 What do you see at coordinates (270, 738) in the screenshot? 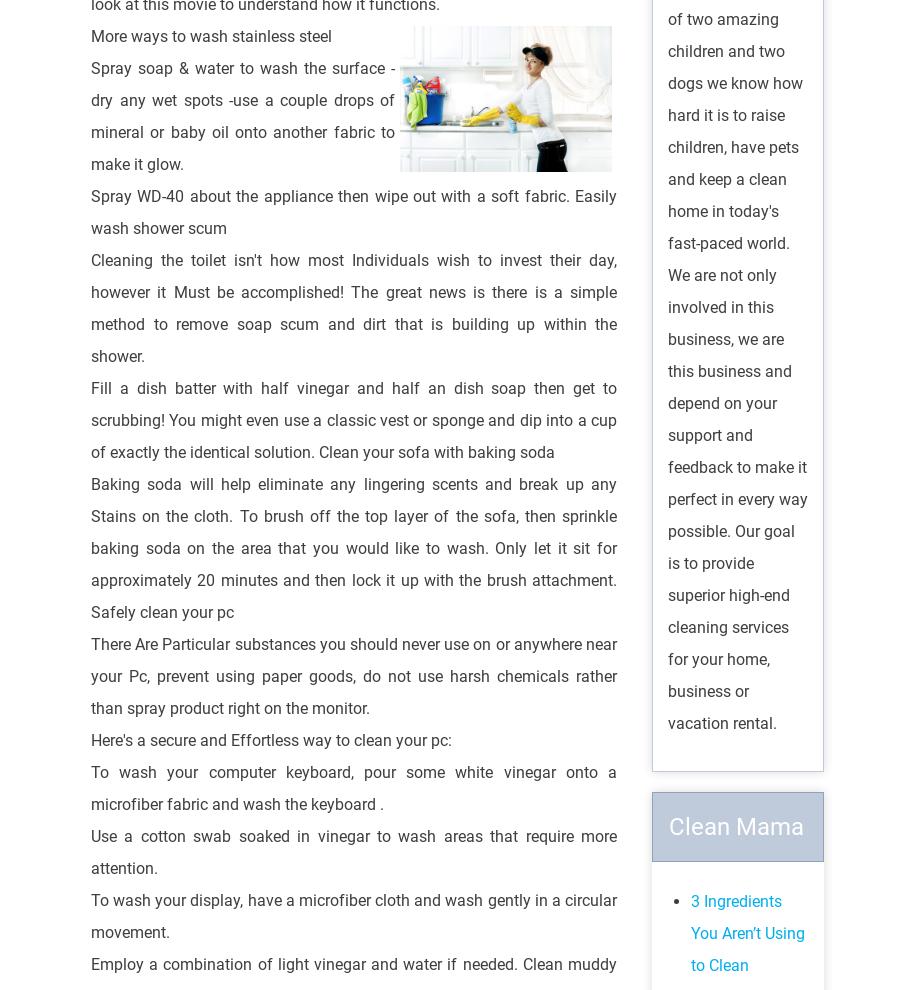
I see `'Here's a secure and Effortless way to clean your pc:'` at bounding box center [270, 738].